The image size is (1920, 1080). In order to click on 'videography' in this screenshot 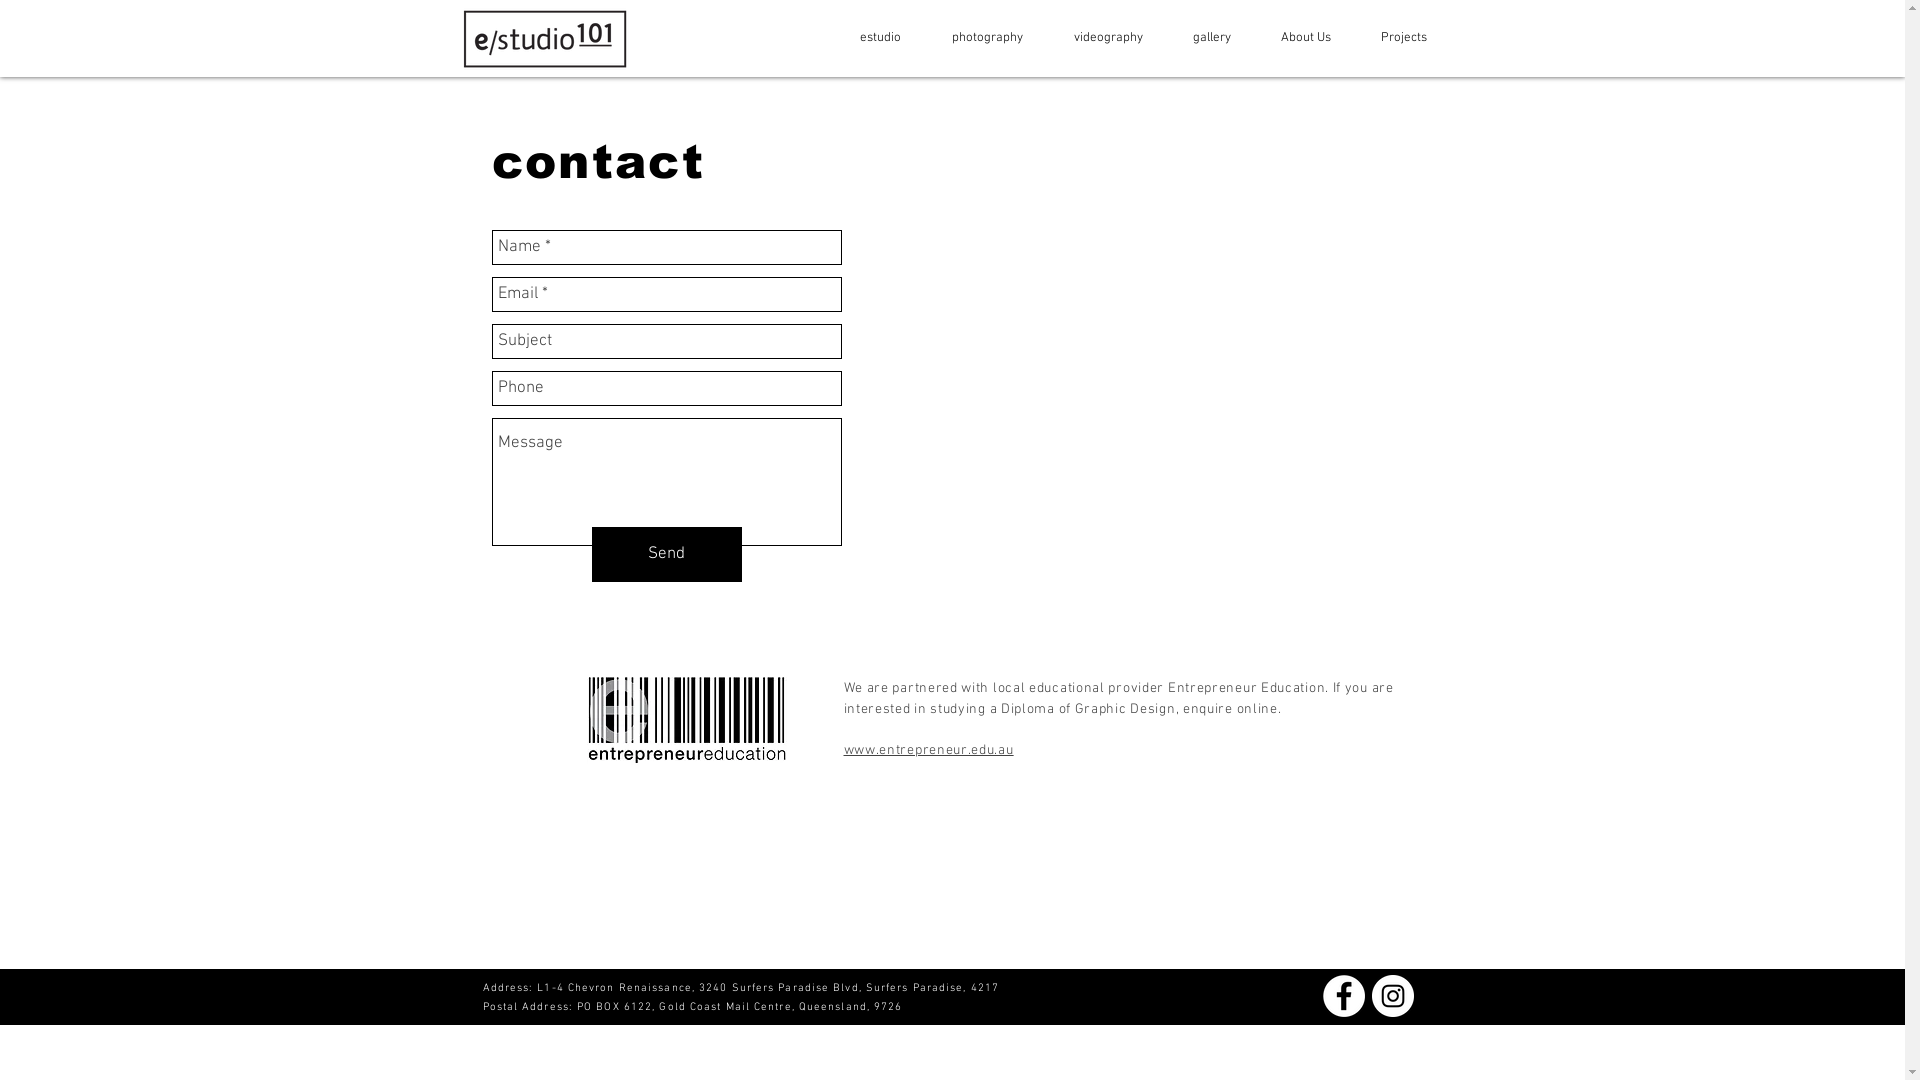, I will do `click(1097, 38)`.